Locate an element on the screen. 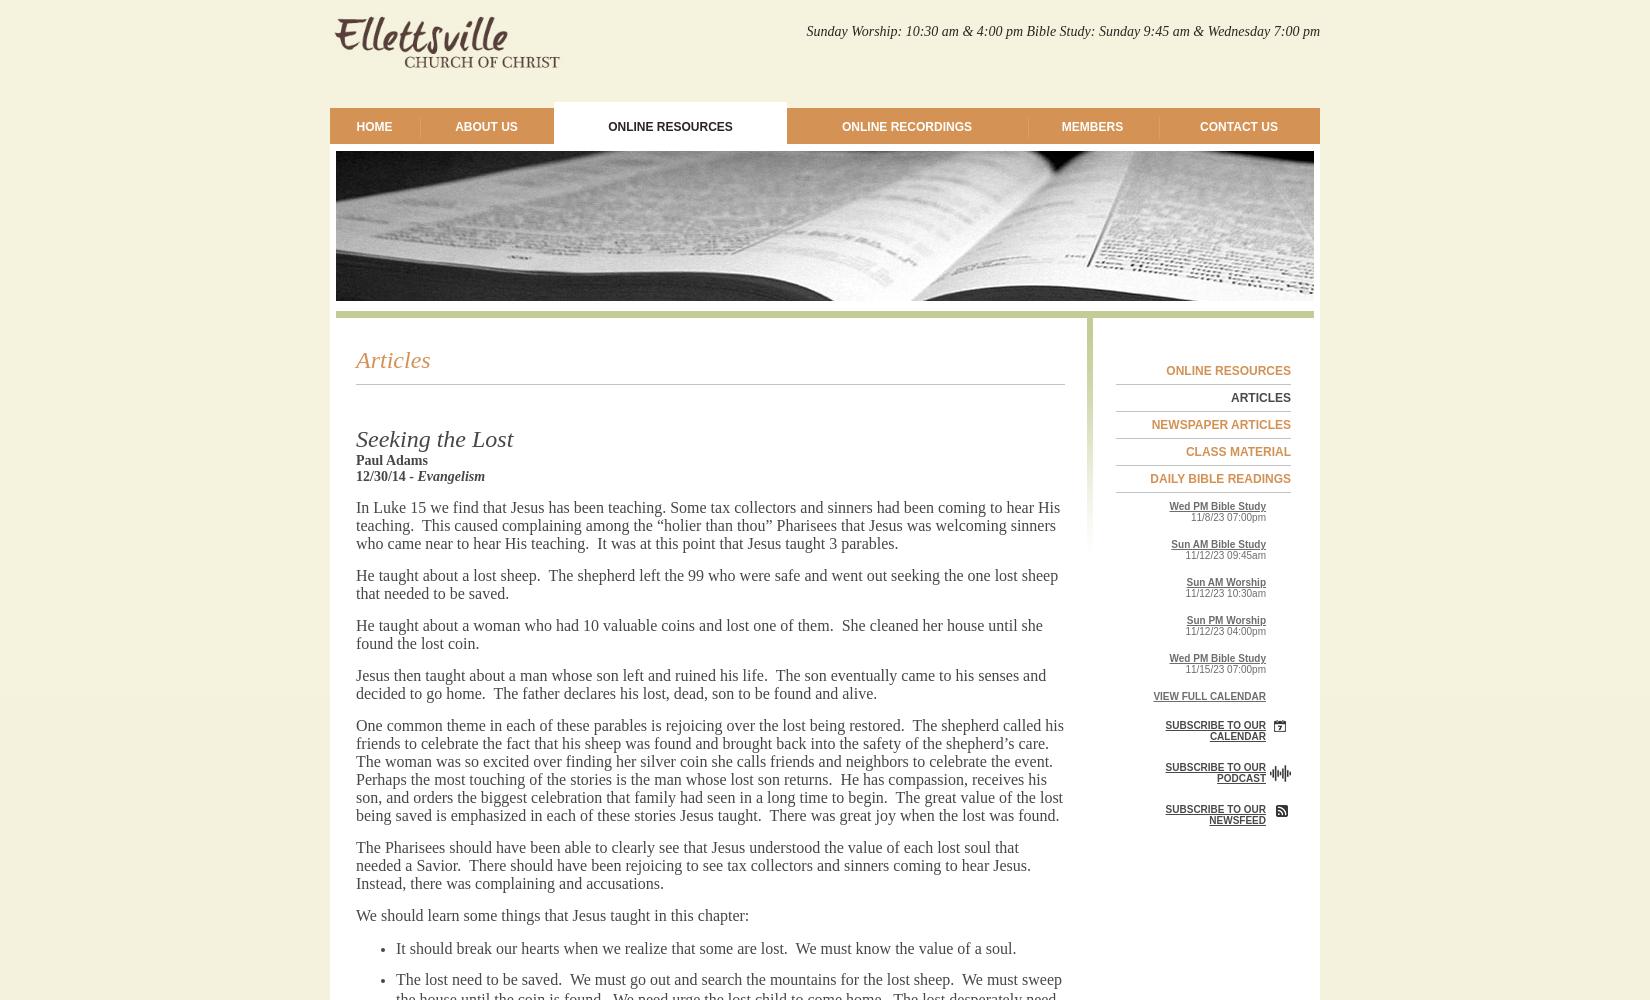 This screenshot has height=1000, width=1650. 'Daily Bible Readings' is located at coordinates (1220, 478).